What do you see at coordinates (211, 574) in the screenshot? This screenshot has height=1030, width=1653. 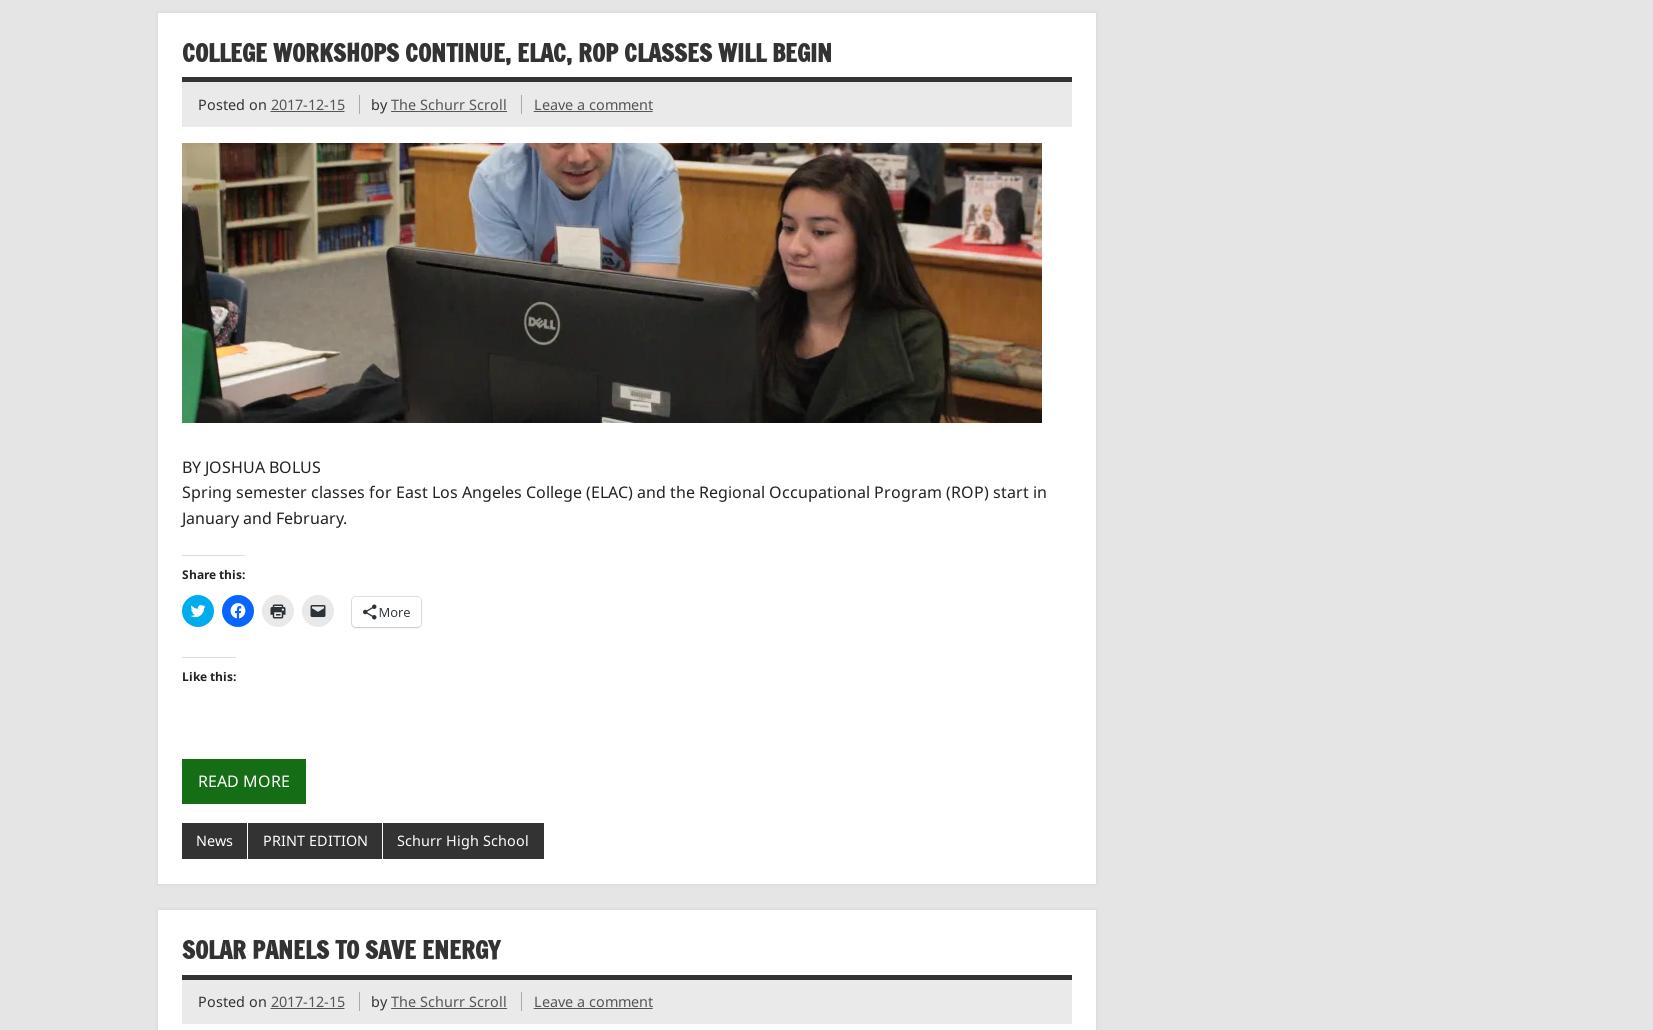 I see `'Share this:'` at bounding box center [211, 574].